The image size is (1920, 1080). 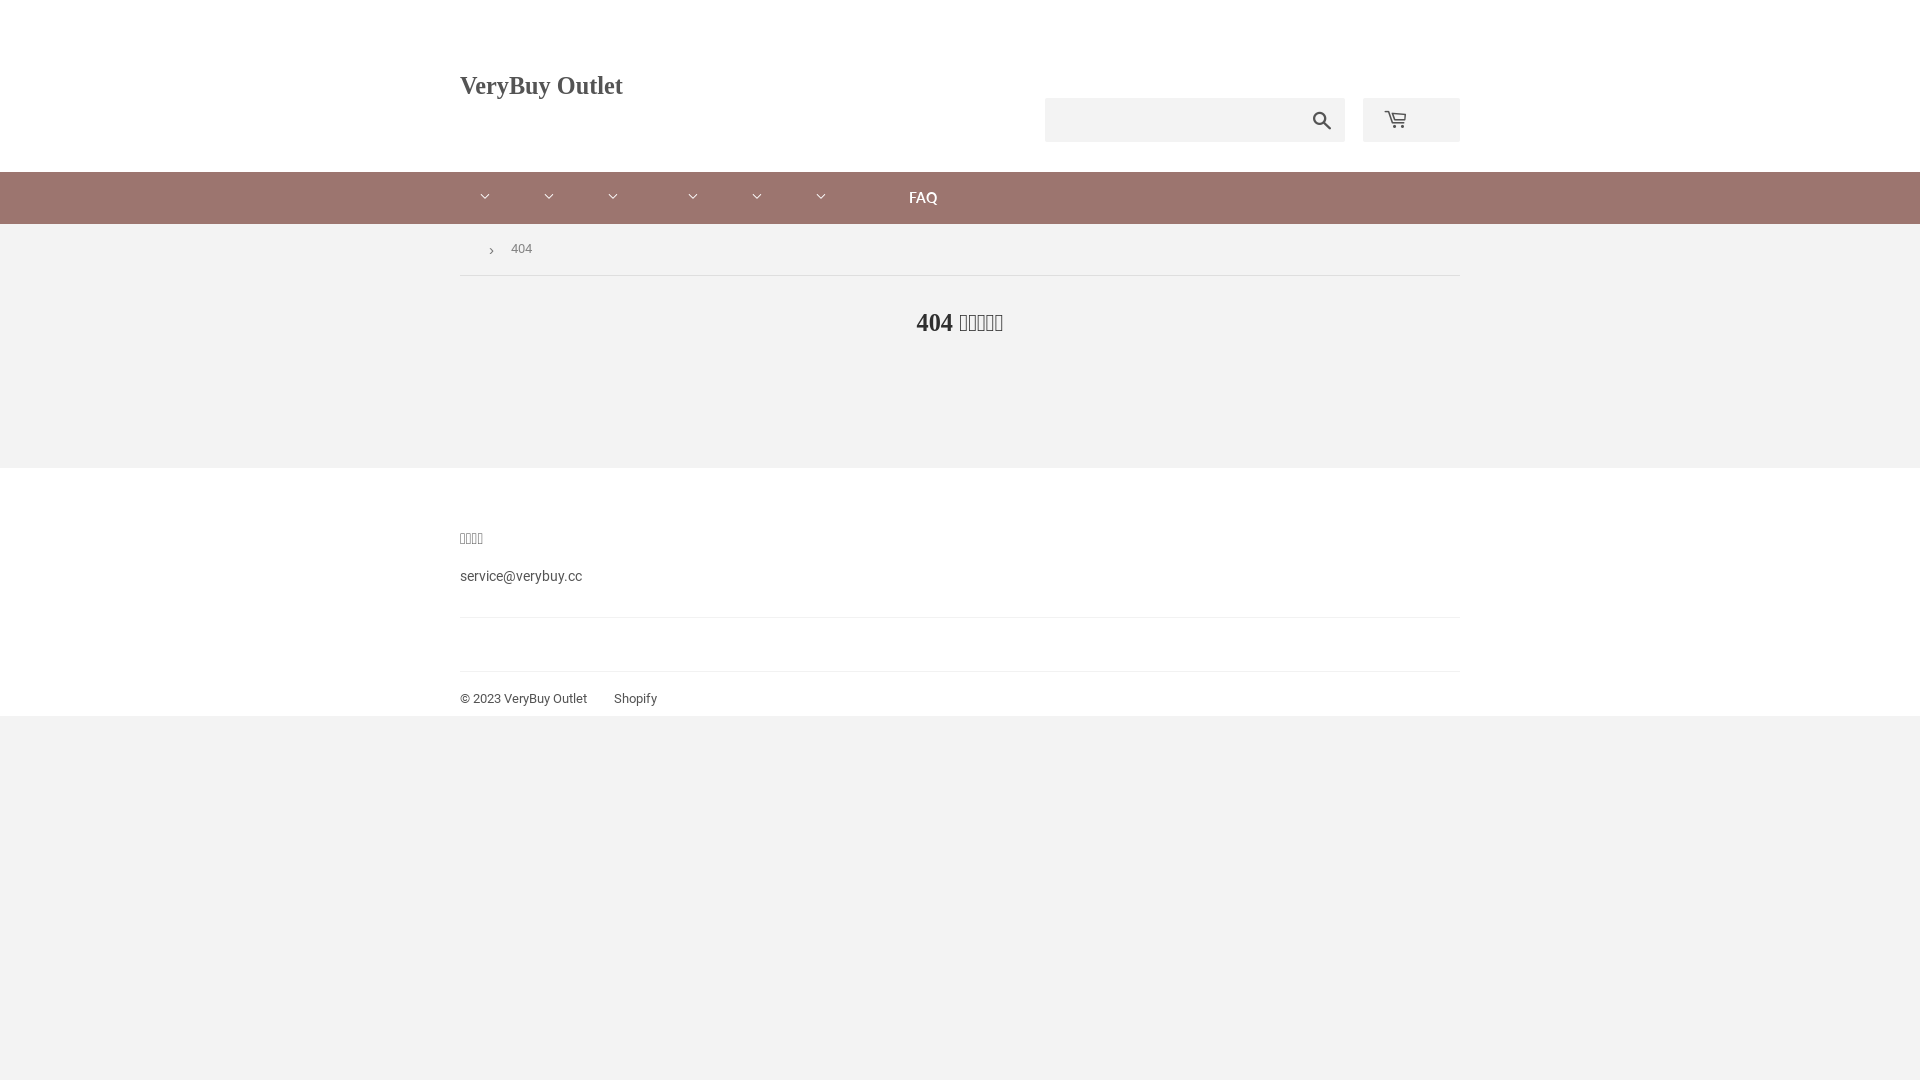 What do you see at coordinates (521, 575) in the screenshot?
I see `'service@verybuy.cc'` at bounding box center [521, 575].